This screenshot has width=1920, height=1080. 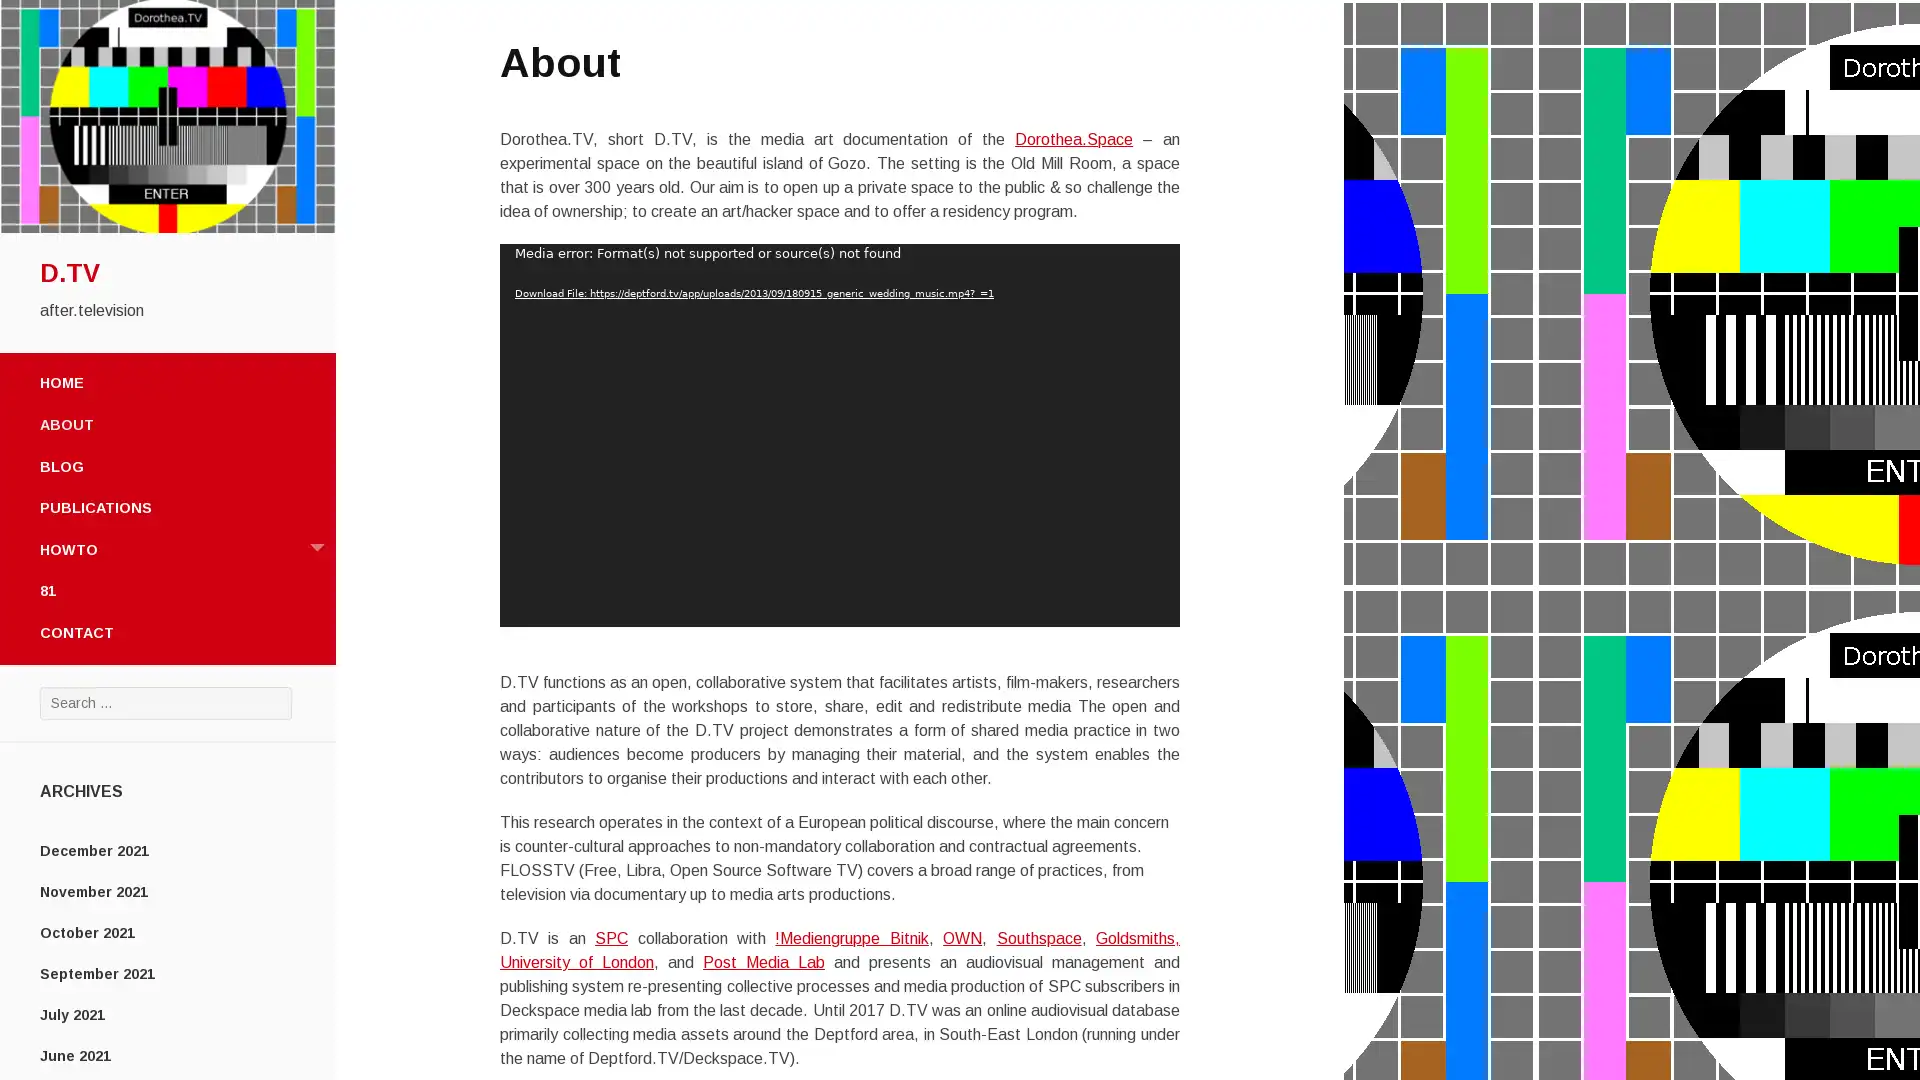 What do you see at coordinates (526, 604) in the screenshot?
I see `Play` at bounding box center [526, 604].